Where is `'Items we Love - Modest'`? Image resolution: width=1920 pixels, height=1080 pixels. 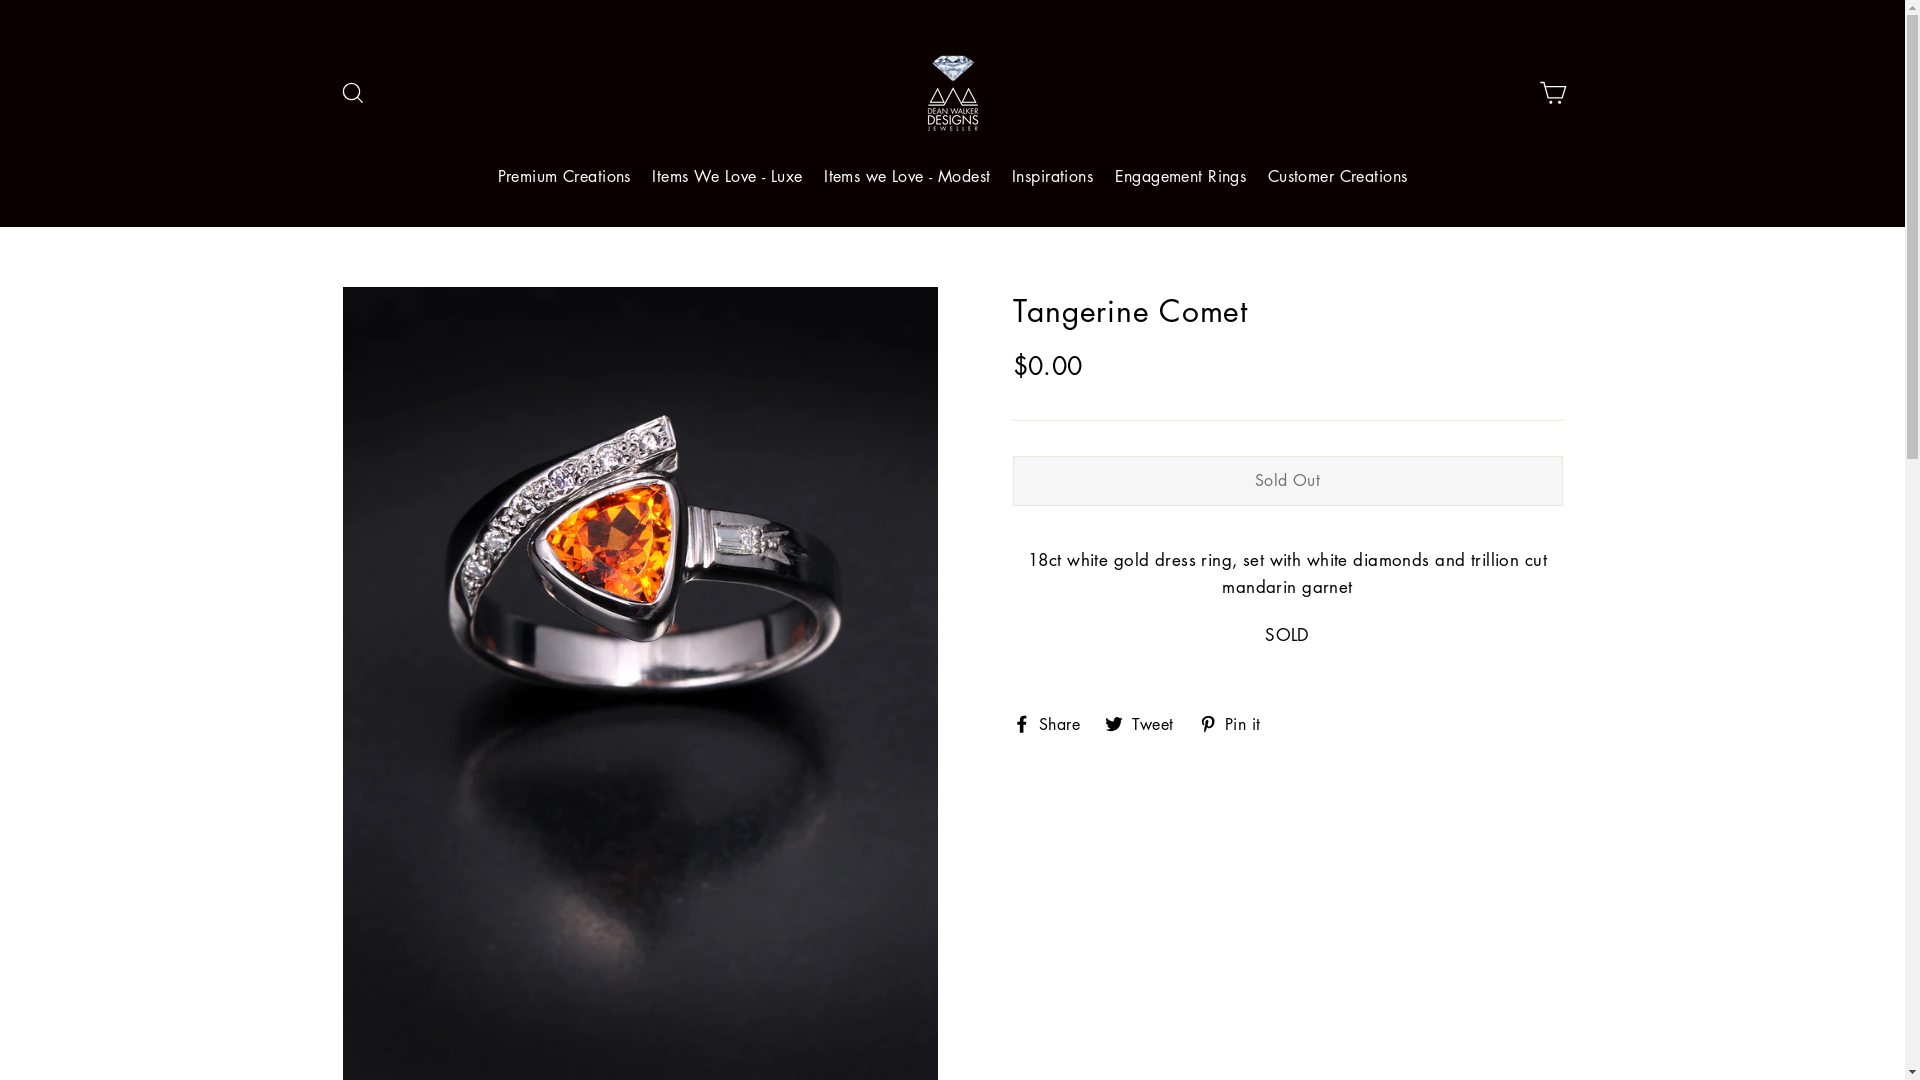 'Items we Love - Modest' is located at coordinates (906, 176).